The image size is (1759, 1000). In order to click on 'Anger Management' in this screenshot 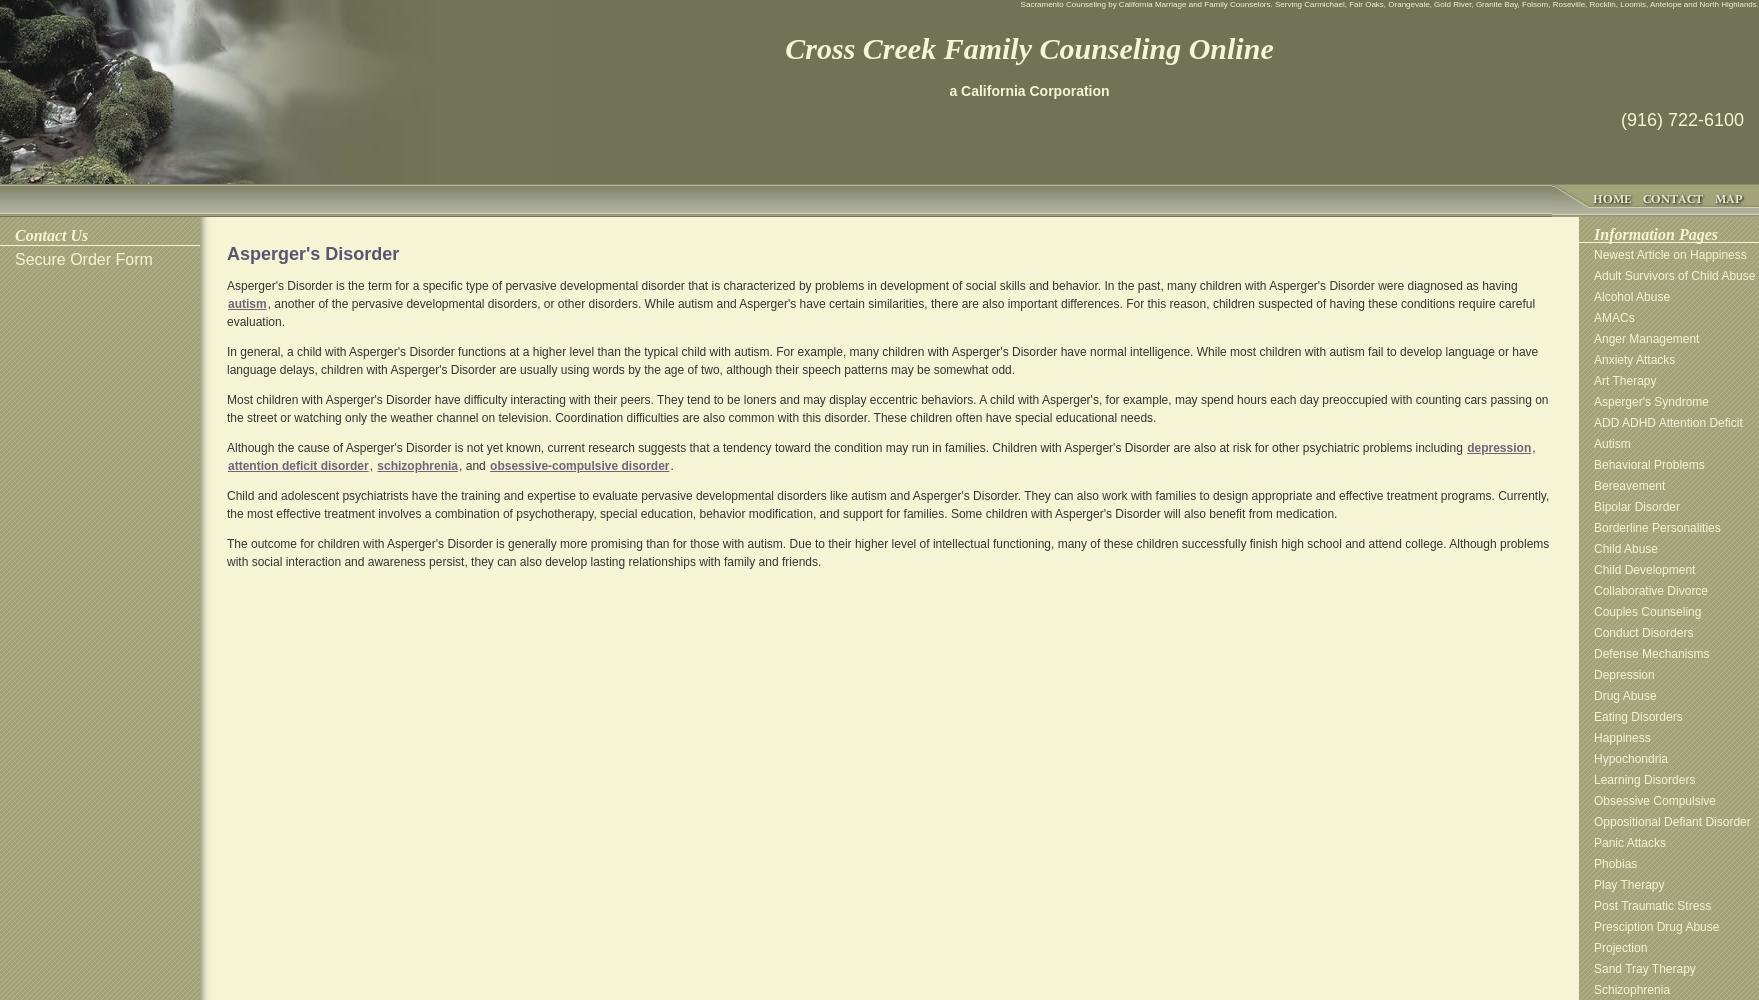, I will do `click(1645, 338)`.